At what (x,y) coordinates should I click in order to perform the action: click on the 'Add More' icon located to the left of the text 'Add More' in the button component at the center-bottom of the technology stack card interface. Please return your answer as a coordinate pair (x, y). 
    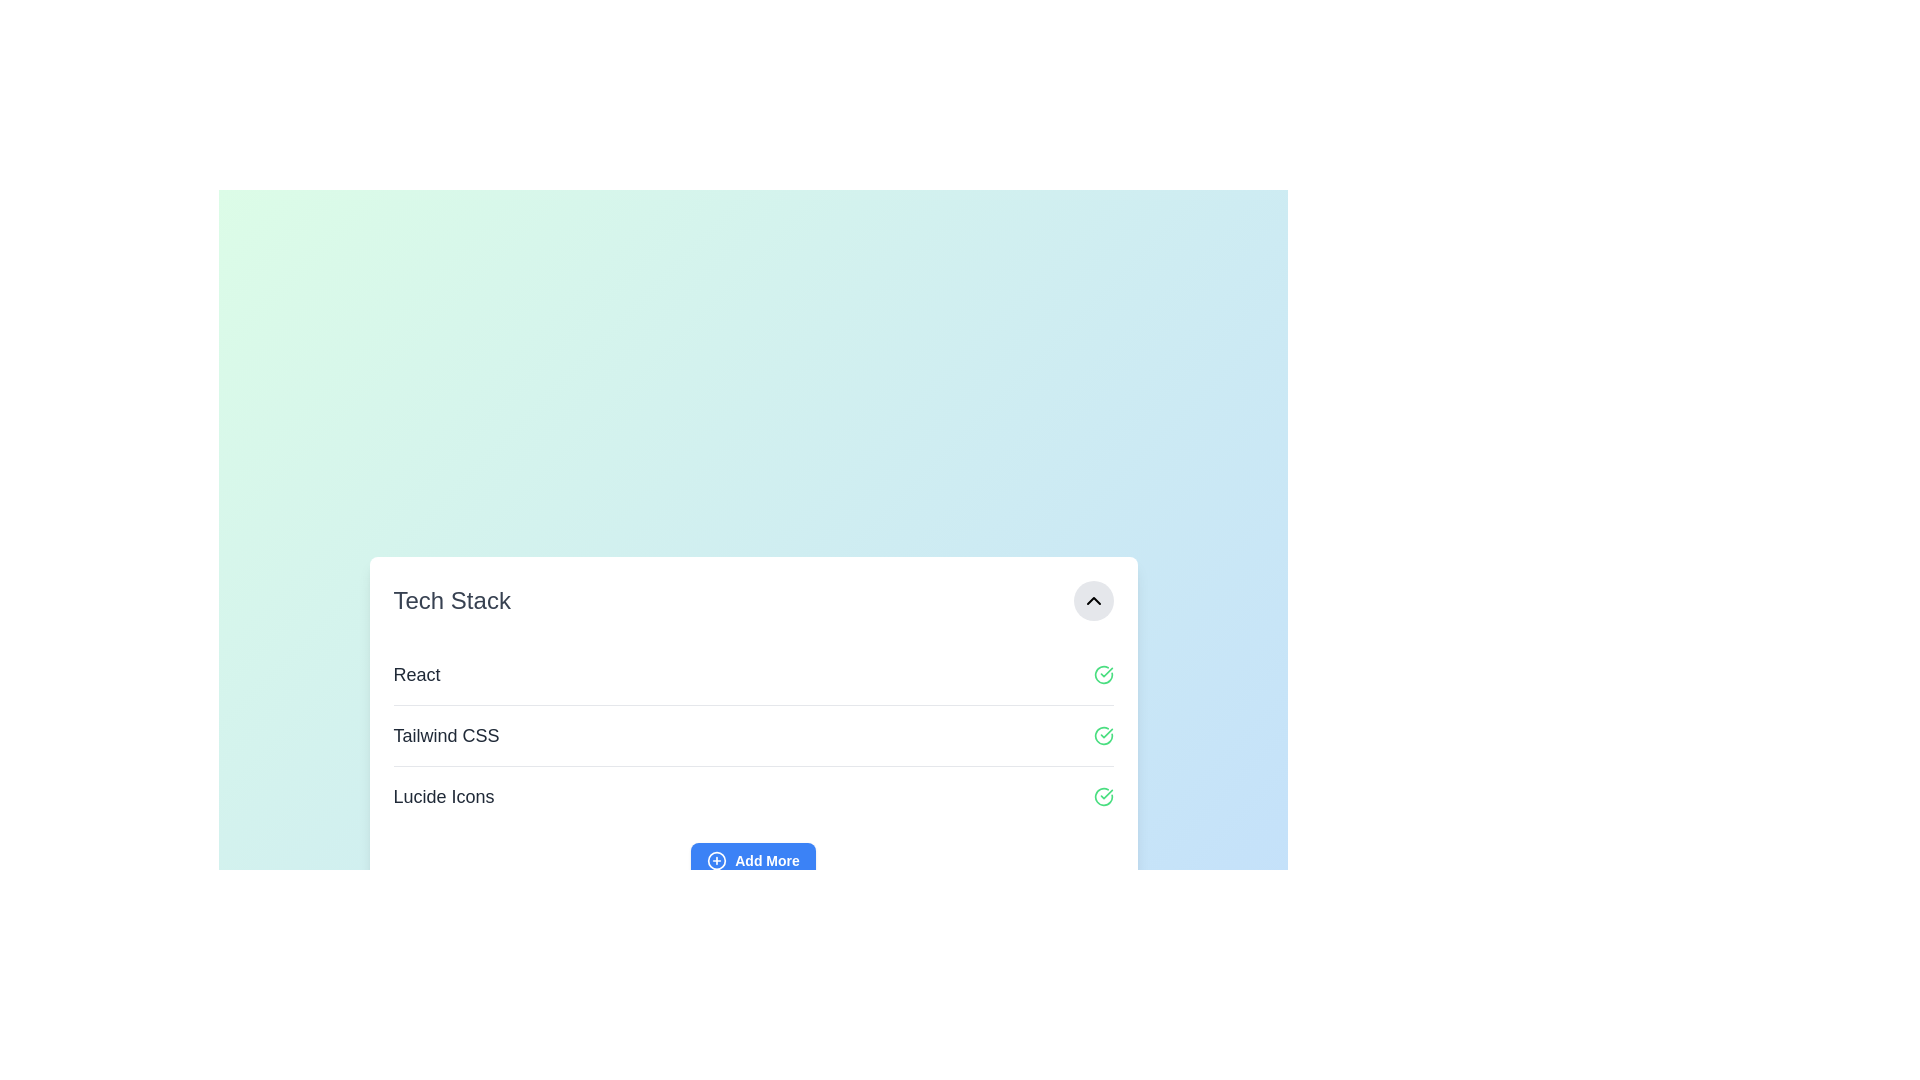
    Looking at the image, I should click on (717, 859).